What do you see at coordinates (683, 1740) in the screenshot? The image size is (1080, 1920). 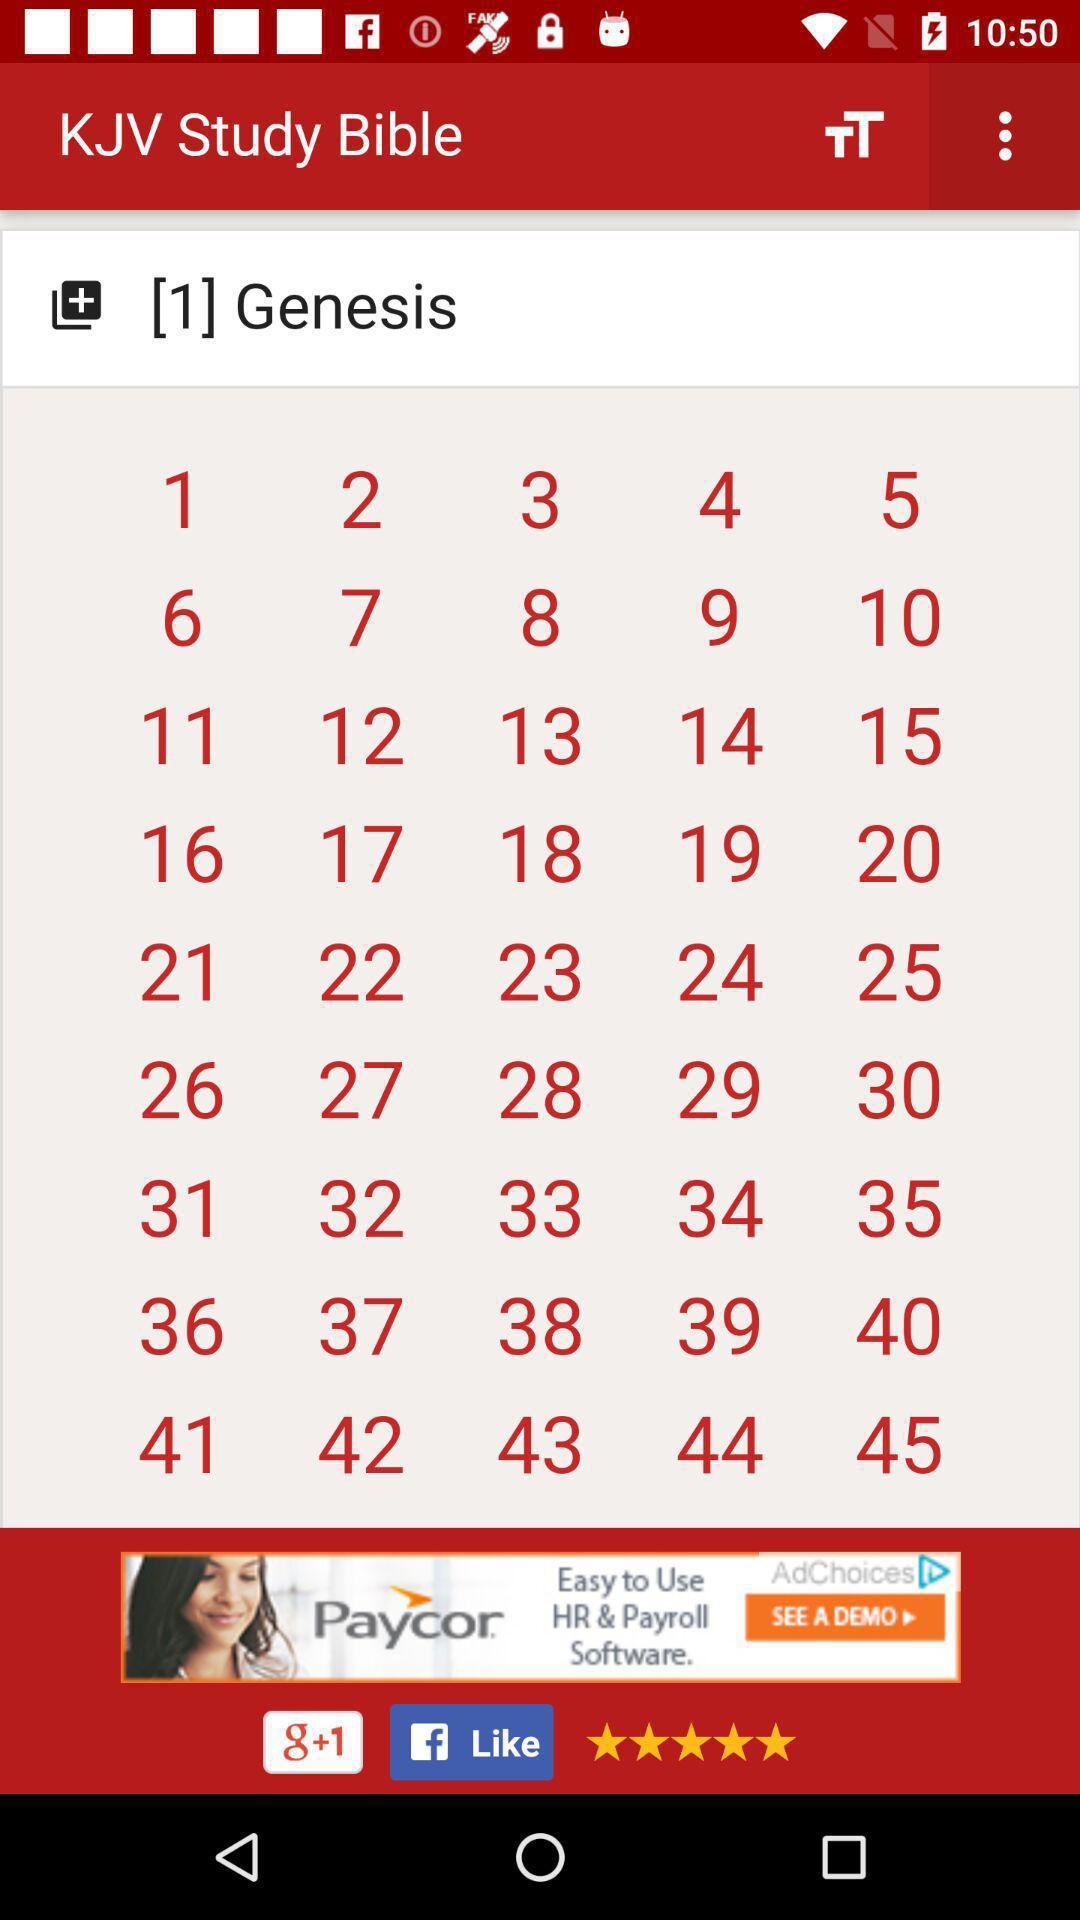 I see `leave rating` at bounding box center [683, 1740].